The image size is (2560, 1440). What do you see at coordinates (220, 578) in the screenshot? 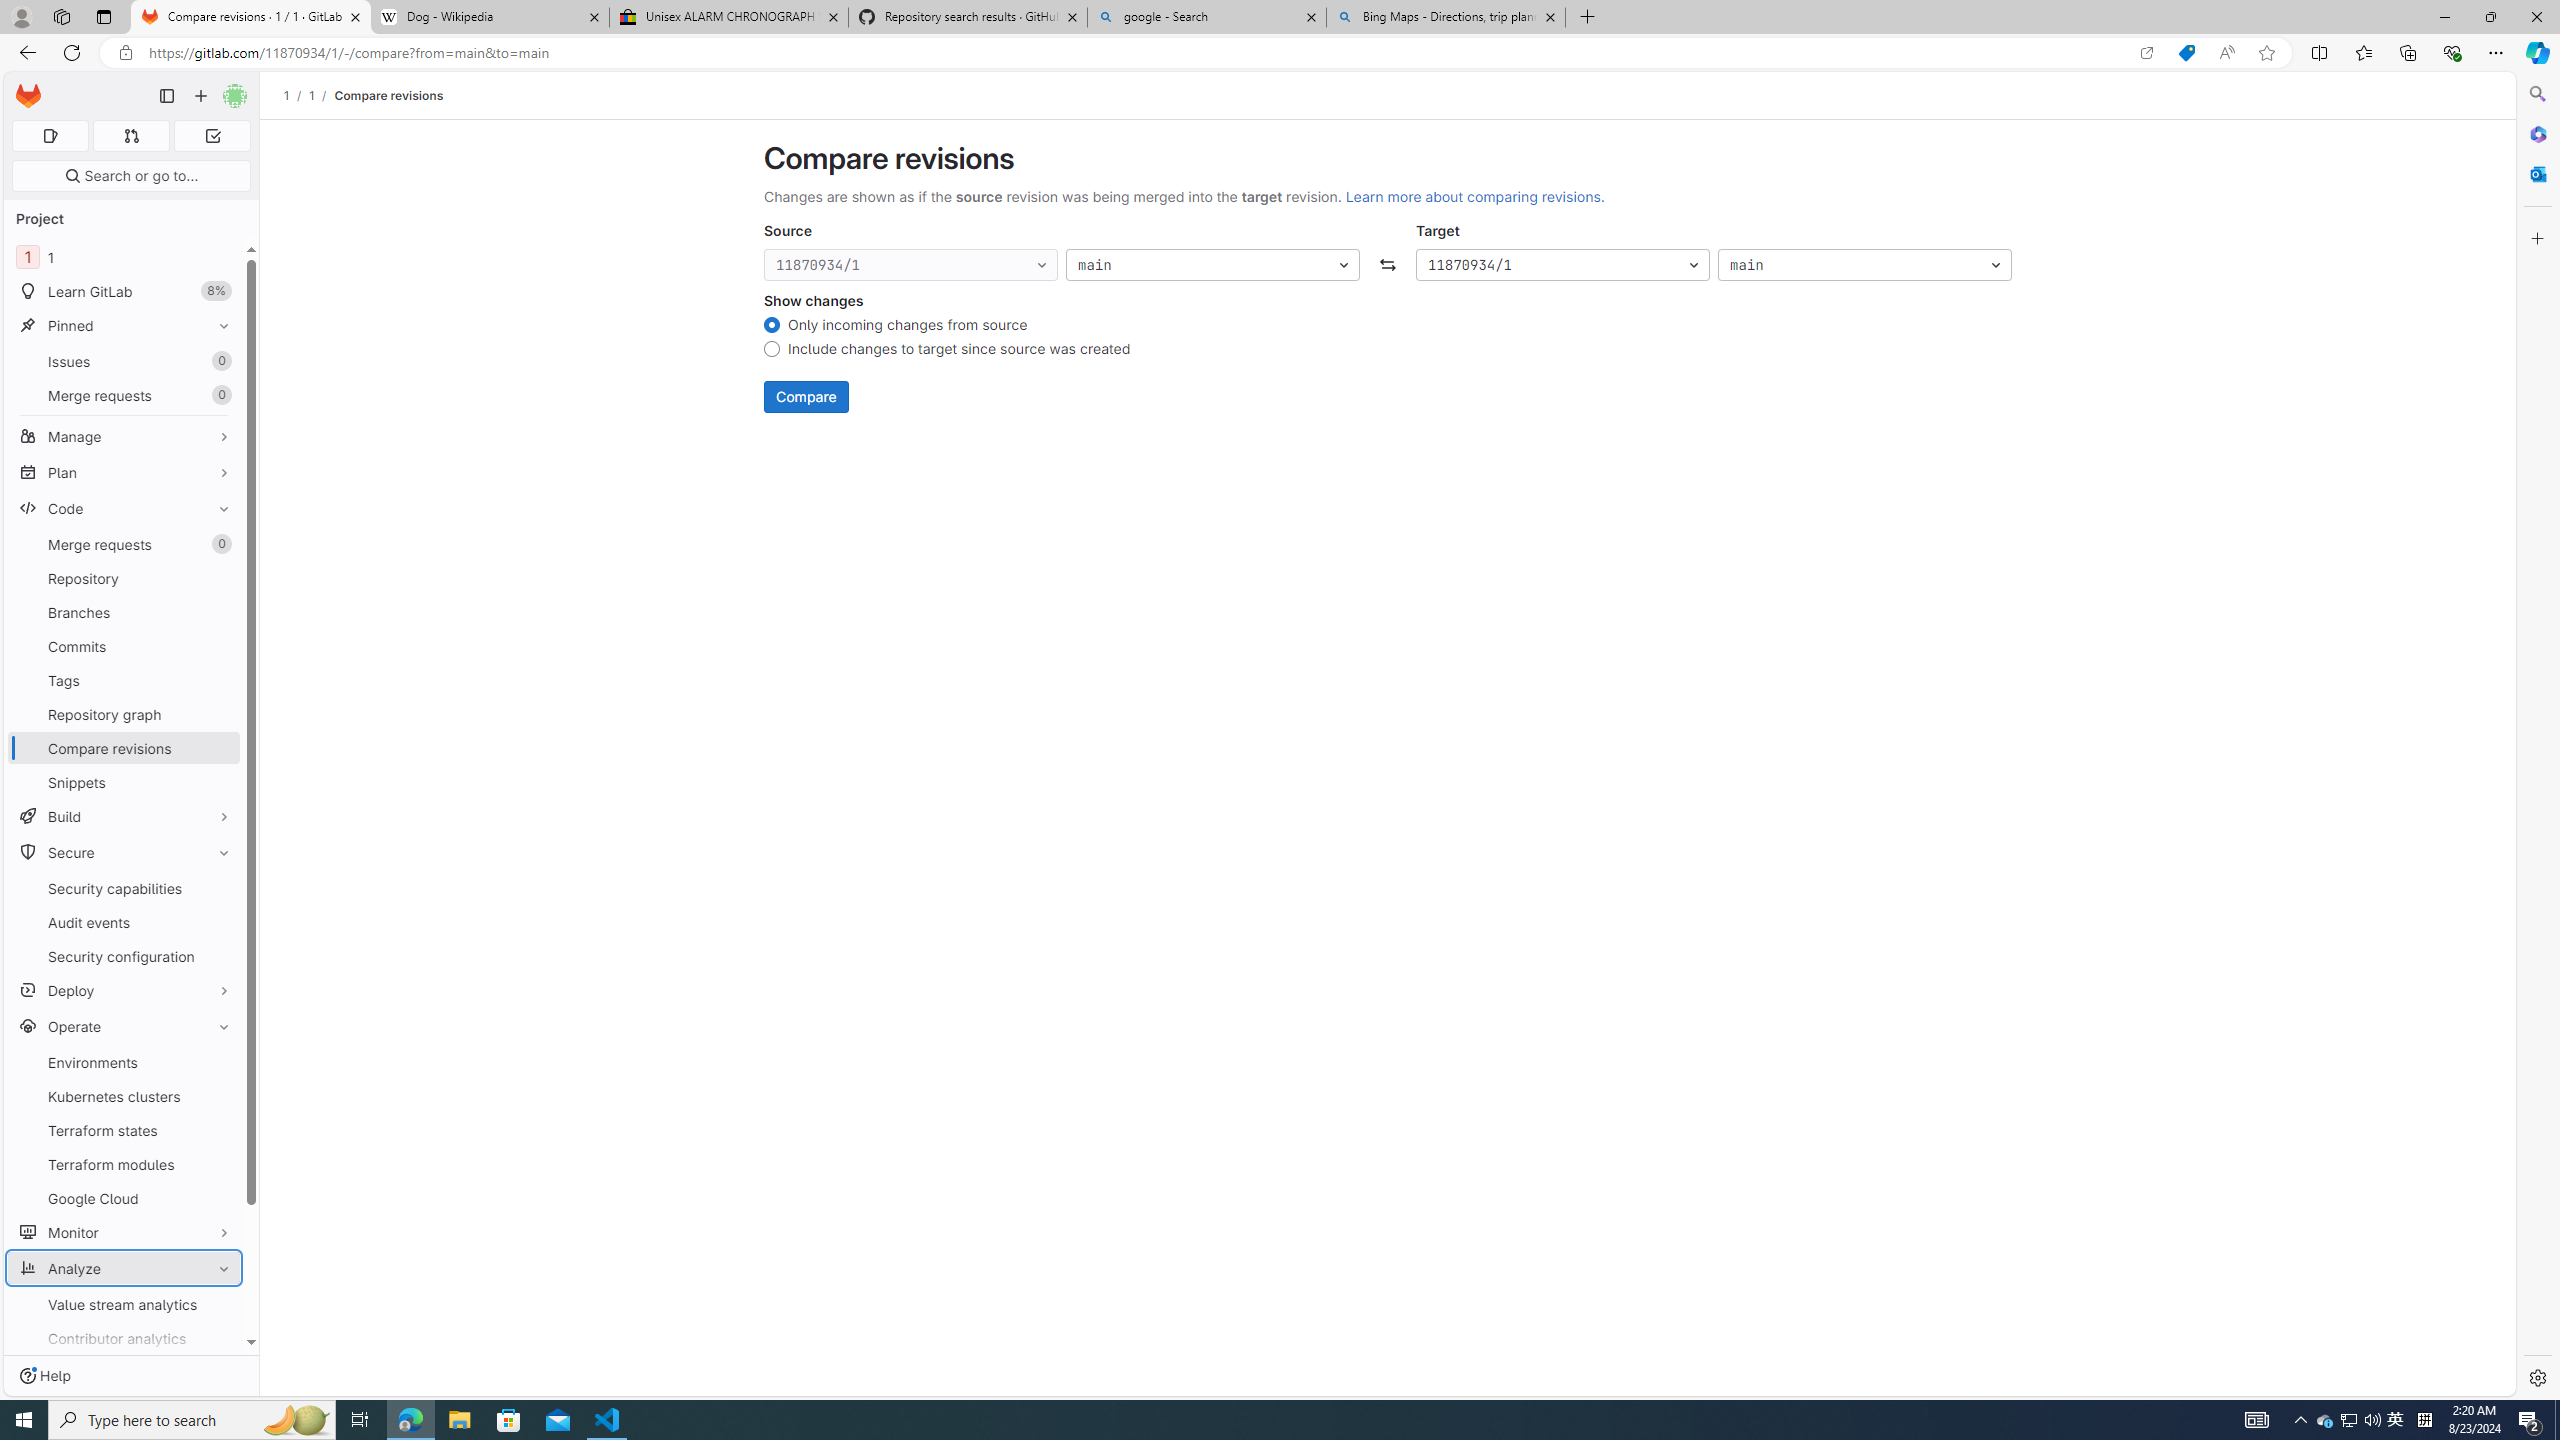
I see `'Pin Repository'` at bounding box center [220, 578].